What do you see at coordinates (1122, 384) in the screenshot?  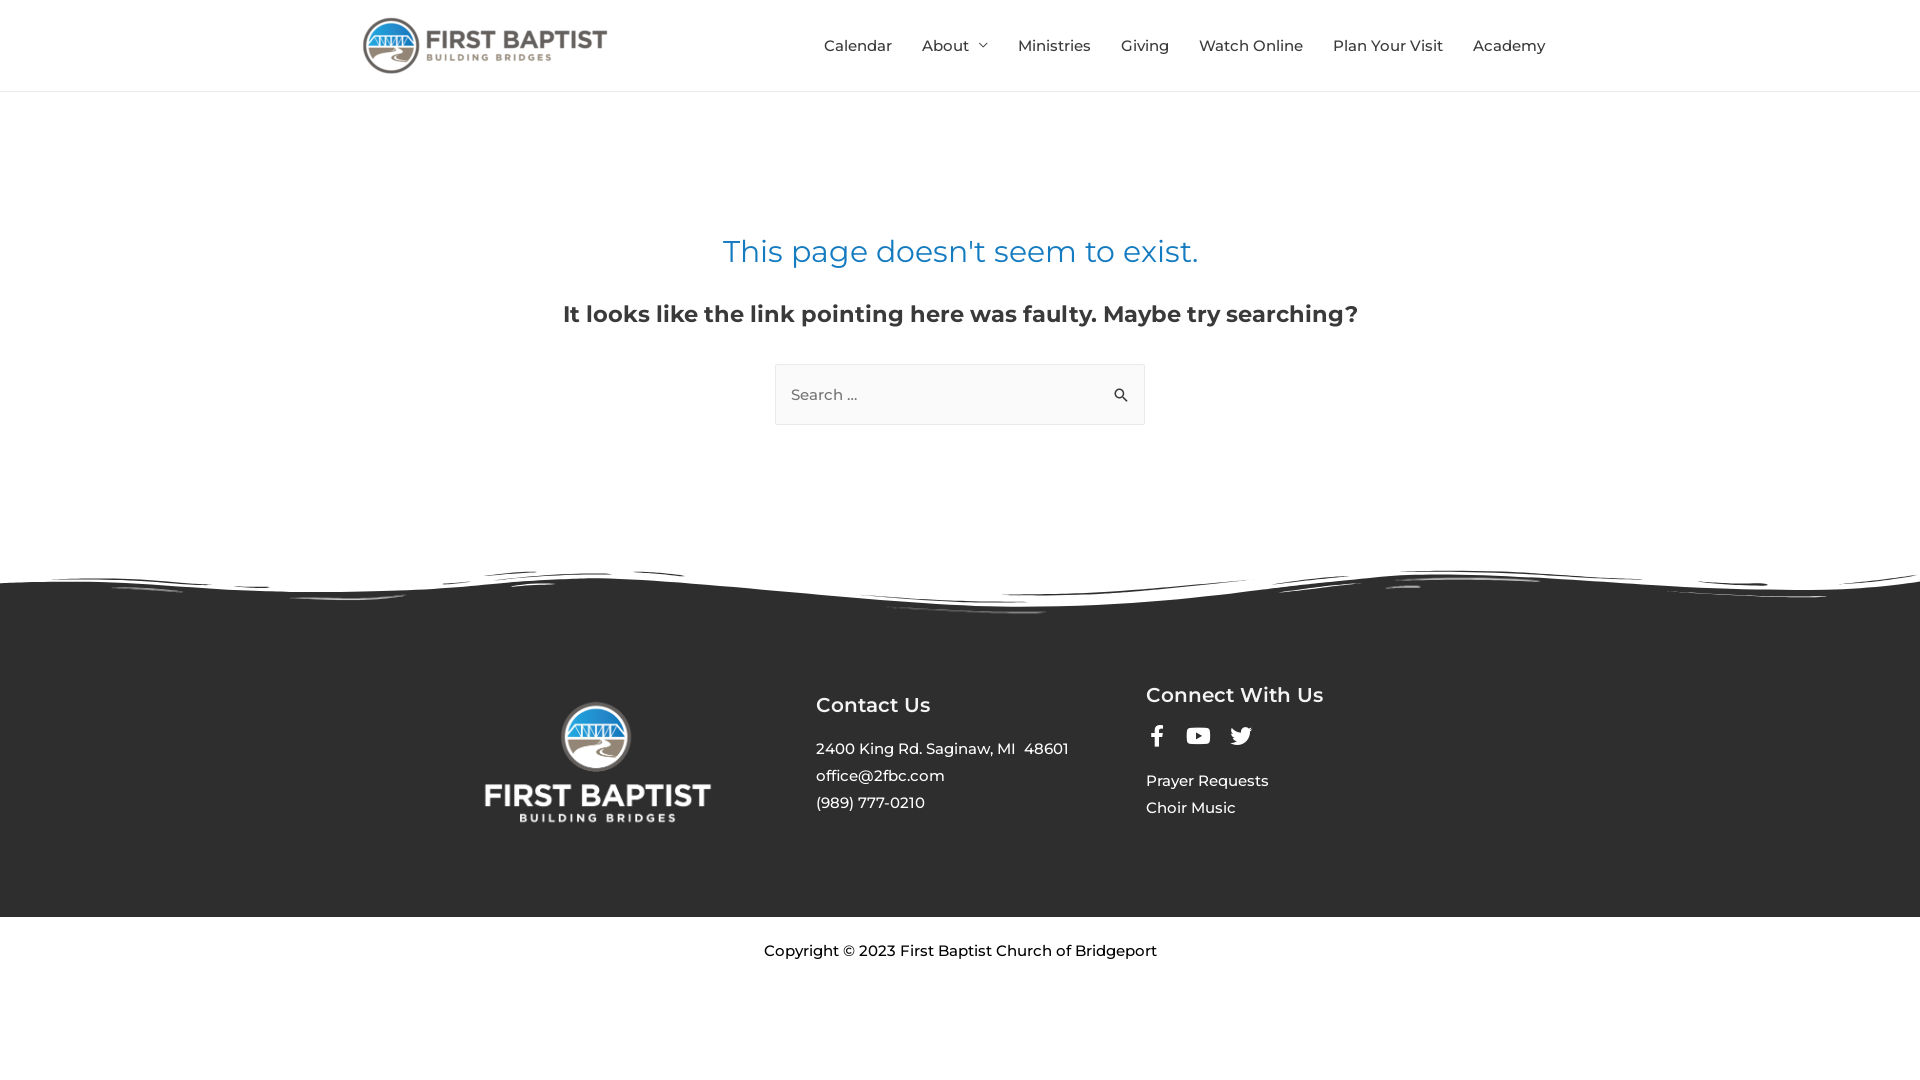 I see `'Search'` at bounding box center [1122, 384].